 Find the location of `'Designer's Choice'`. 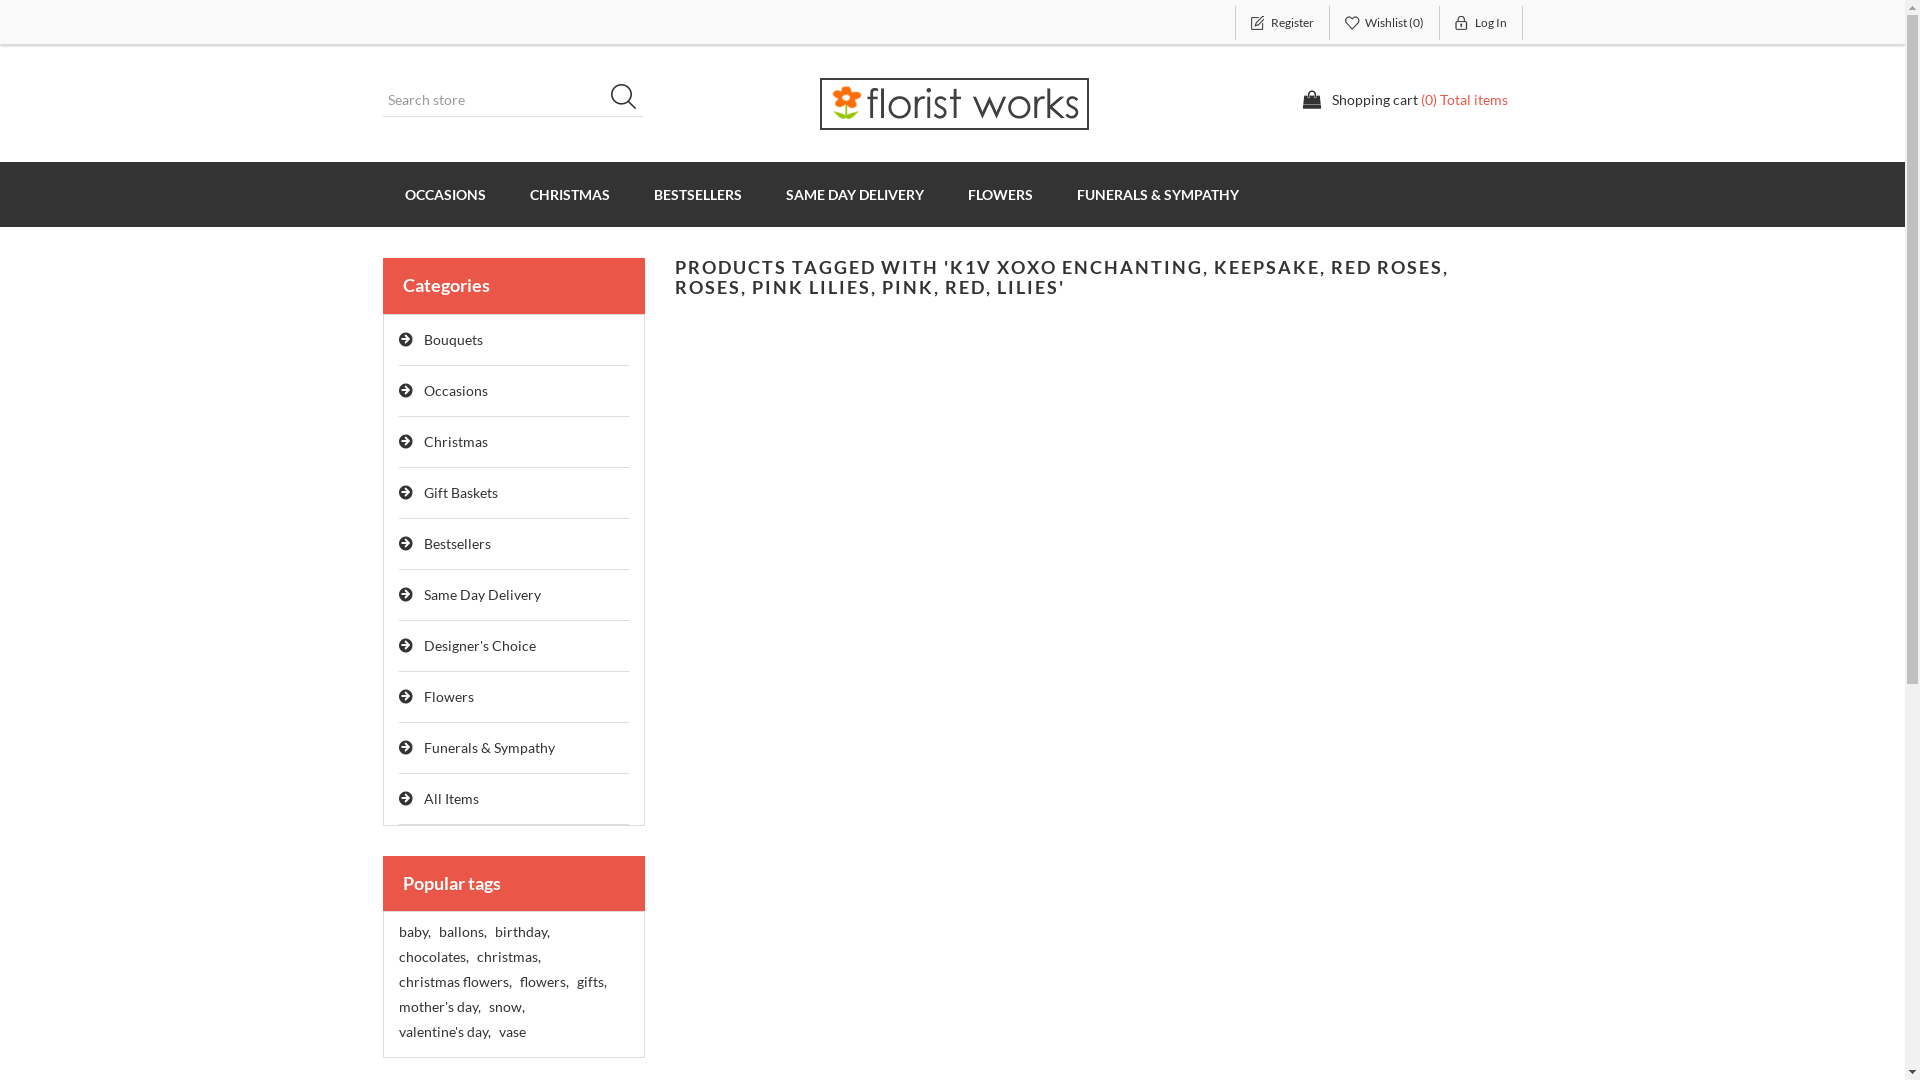

'Designer's Choice' is located at coordinates (513, 646).